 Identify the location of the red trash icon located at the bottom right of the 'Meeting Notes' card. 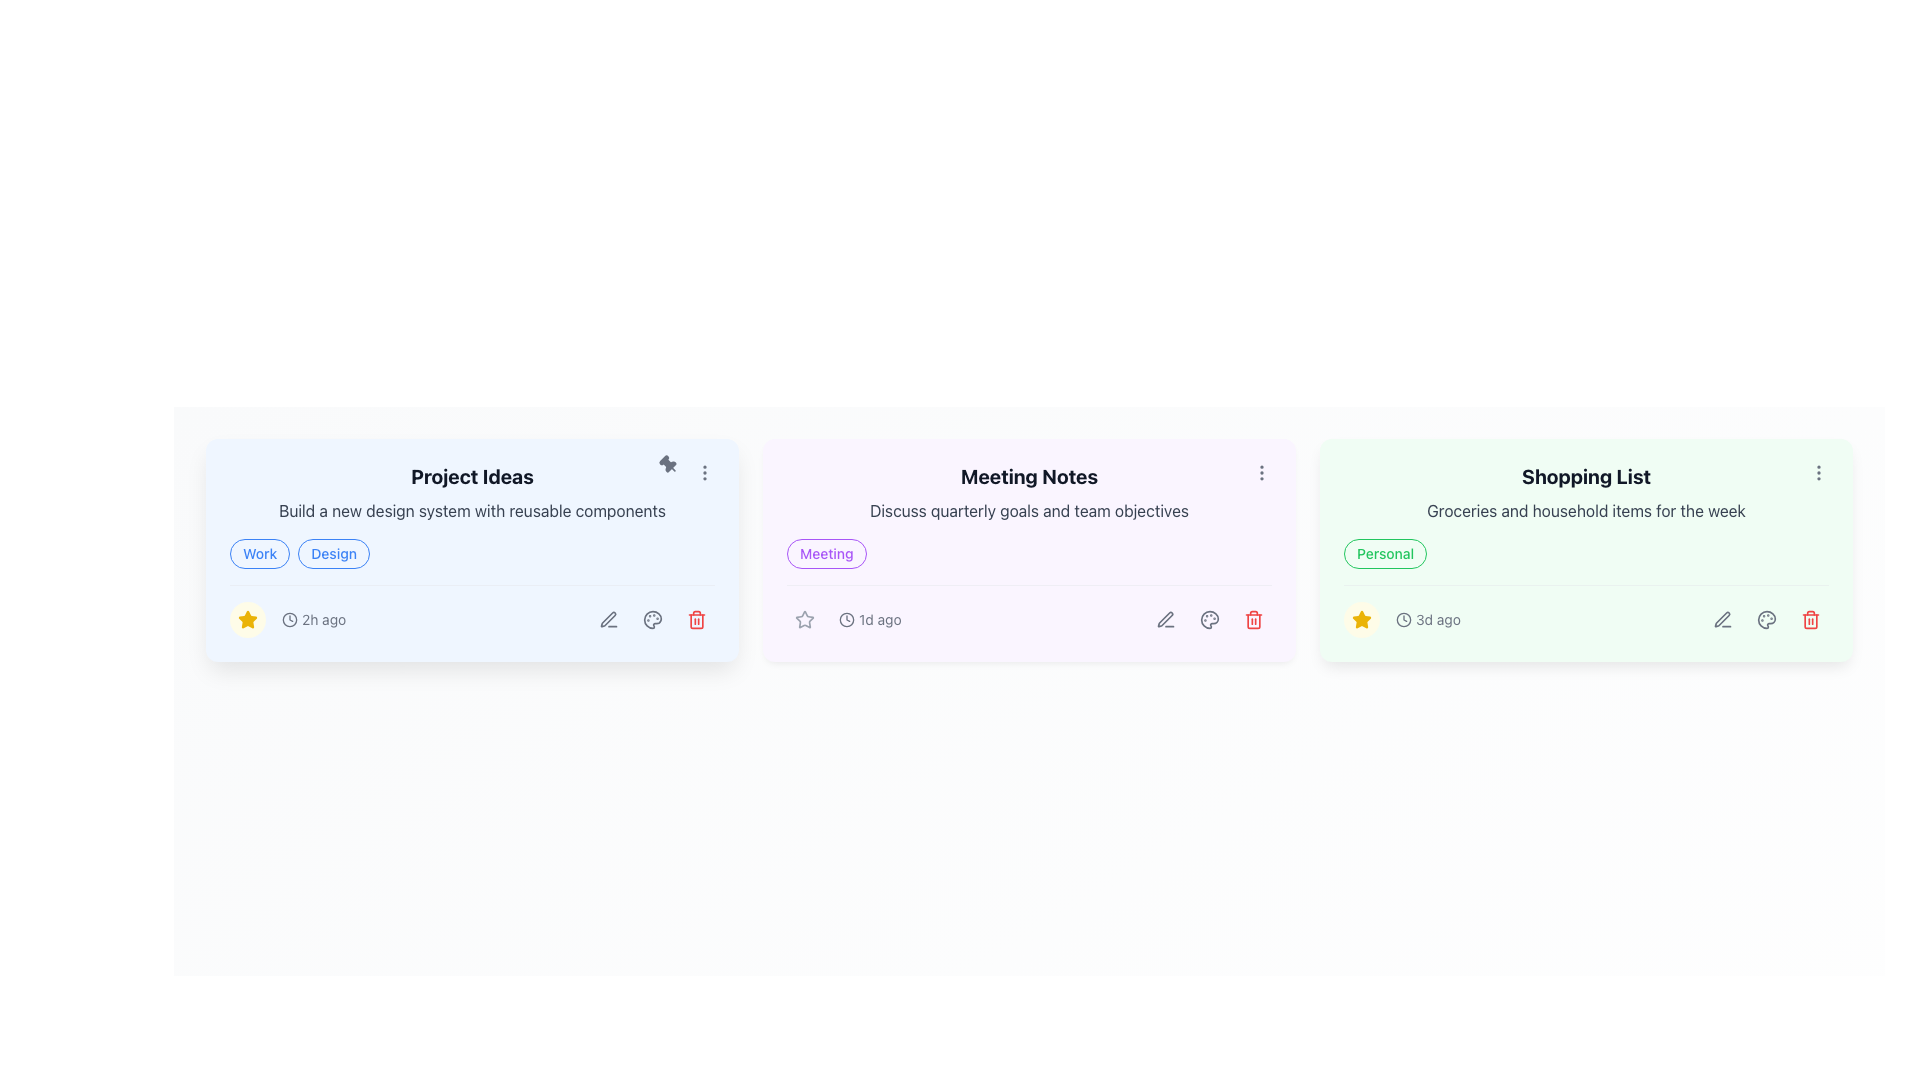
(1252, 619).